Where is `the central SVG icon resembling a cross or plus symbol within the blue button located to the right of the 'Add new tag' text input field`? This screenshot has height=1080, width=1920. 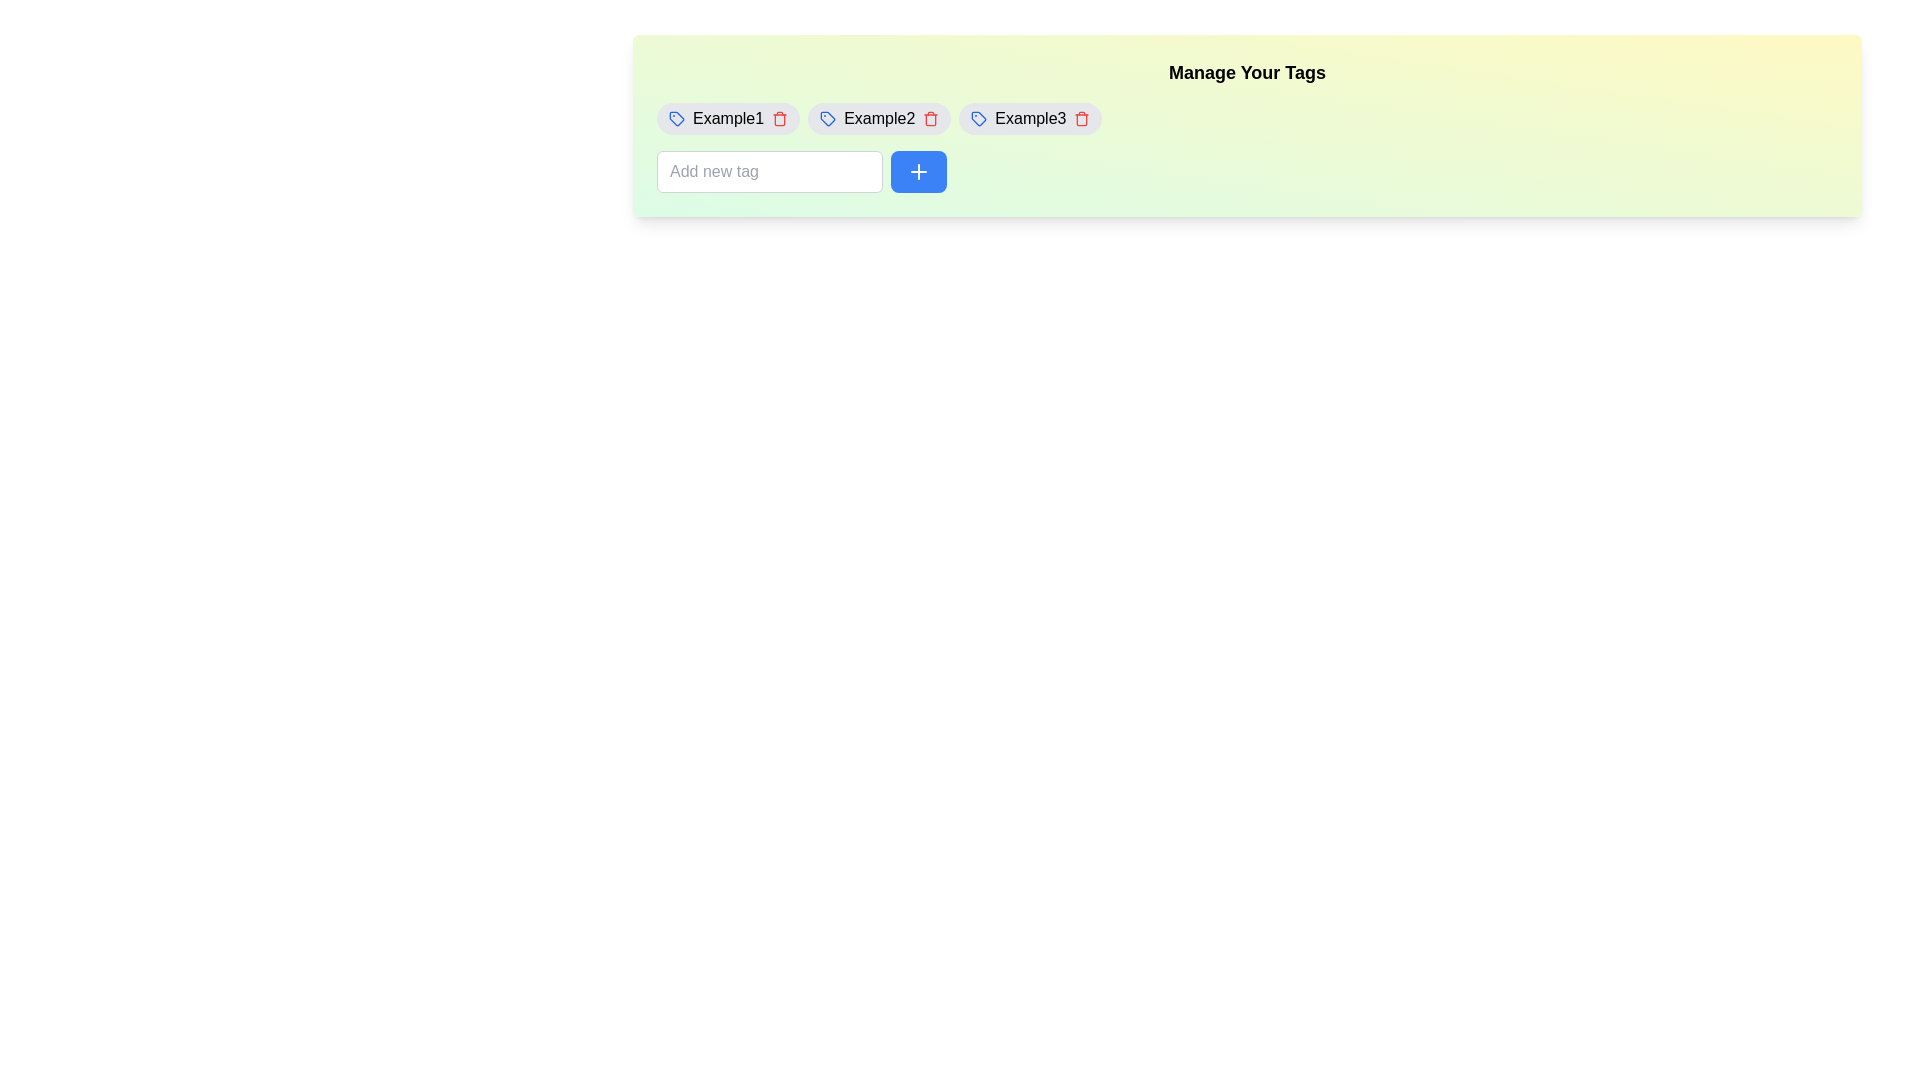
the central SVG icon resembling a cross or plus symbol within the blue button located to the right of the 'Add new tag' text input field is located at coordinates (917, 171).